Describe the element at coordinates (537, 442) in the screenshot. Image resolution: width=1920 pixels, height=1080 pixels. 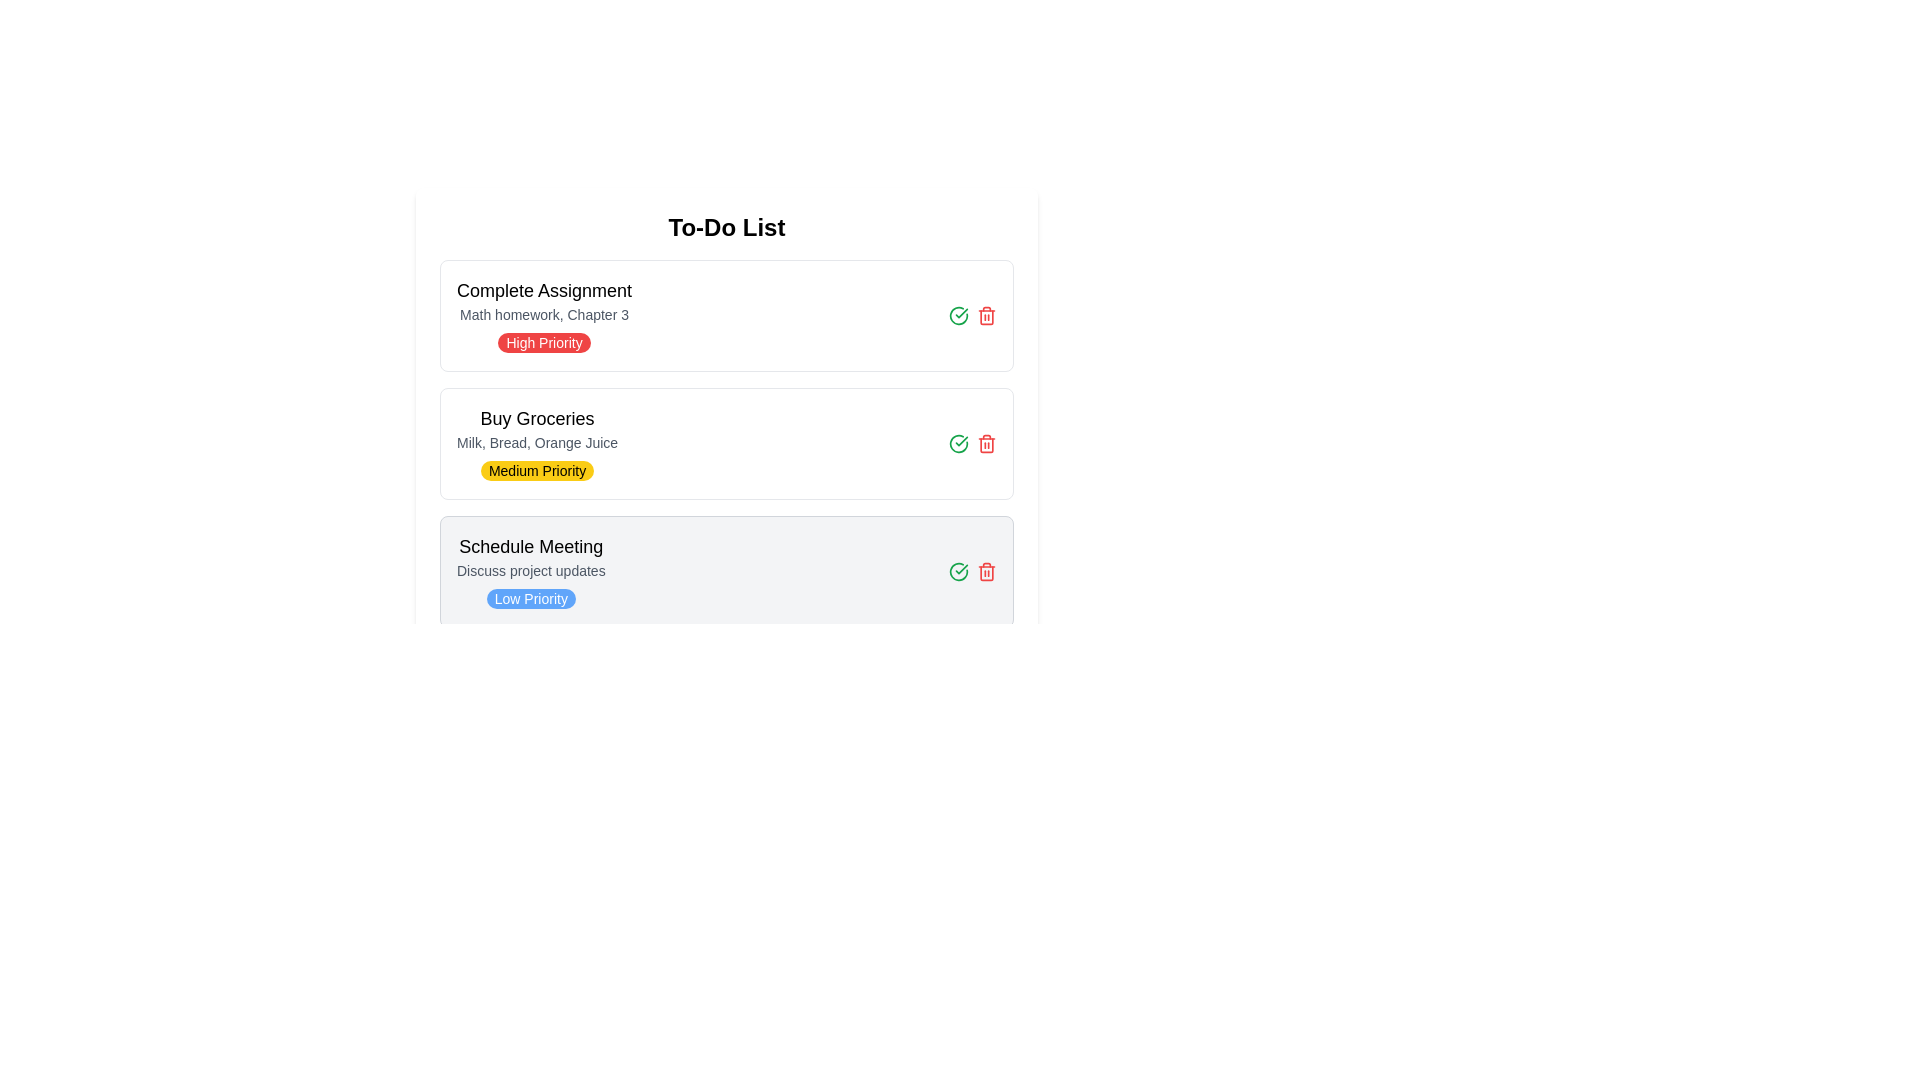
I see `text from the Text Label displaying 'Milk, Bread, Orange Juice', which is located below the title 'Buy Groceries' and above the 'Medium Priority' badge` at that location.